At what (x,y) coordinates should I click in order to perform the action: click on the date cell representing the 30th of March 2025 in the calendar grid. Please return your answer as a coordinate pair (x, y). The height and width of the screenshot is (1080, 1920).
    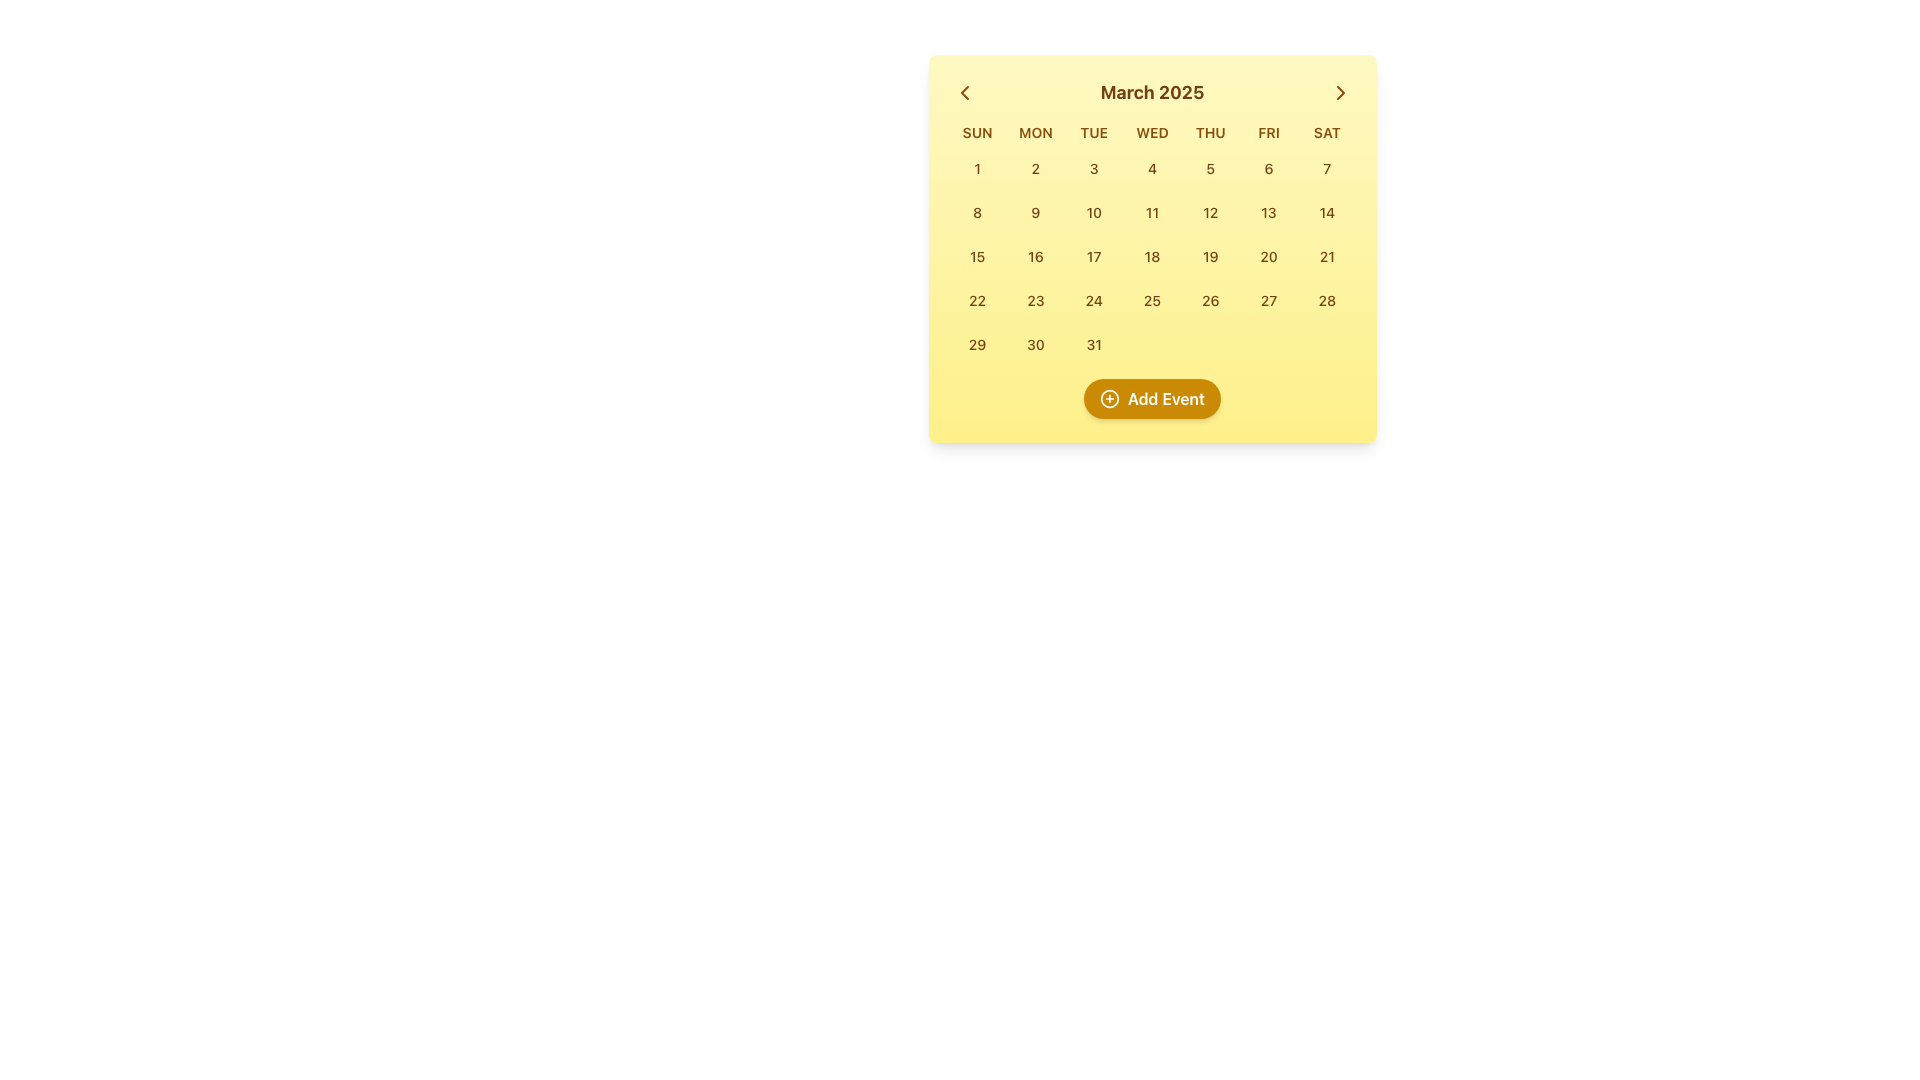
    Looking at the image, I should click on (1035, 343).